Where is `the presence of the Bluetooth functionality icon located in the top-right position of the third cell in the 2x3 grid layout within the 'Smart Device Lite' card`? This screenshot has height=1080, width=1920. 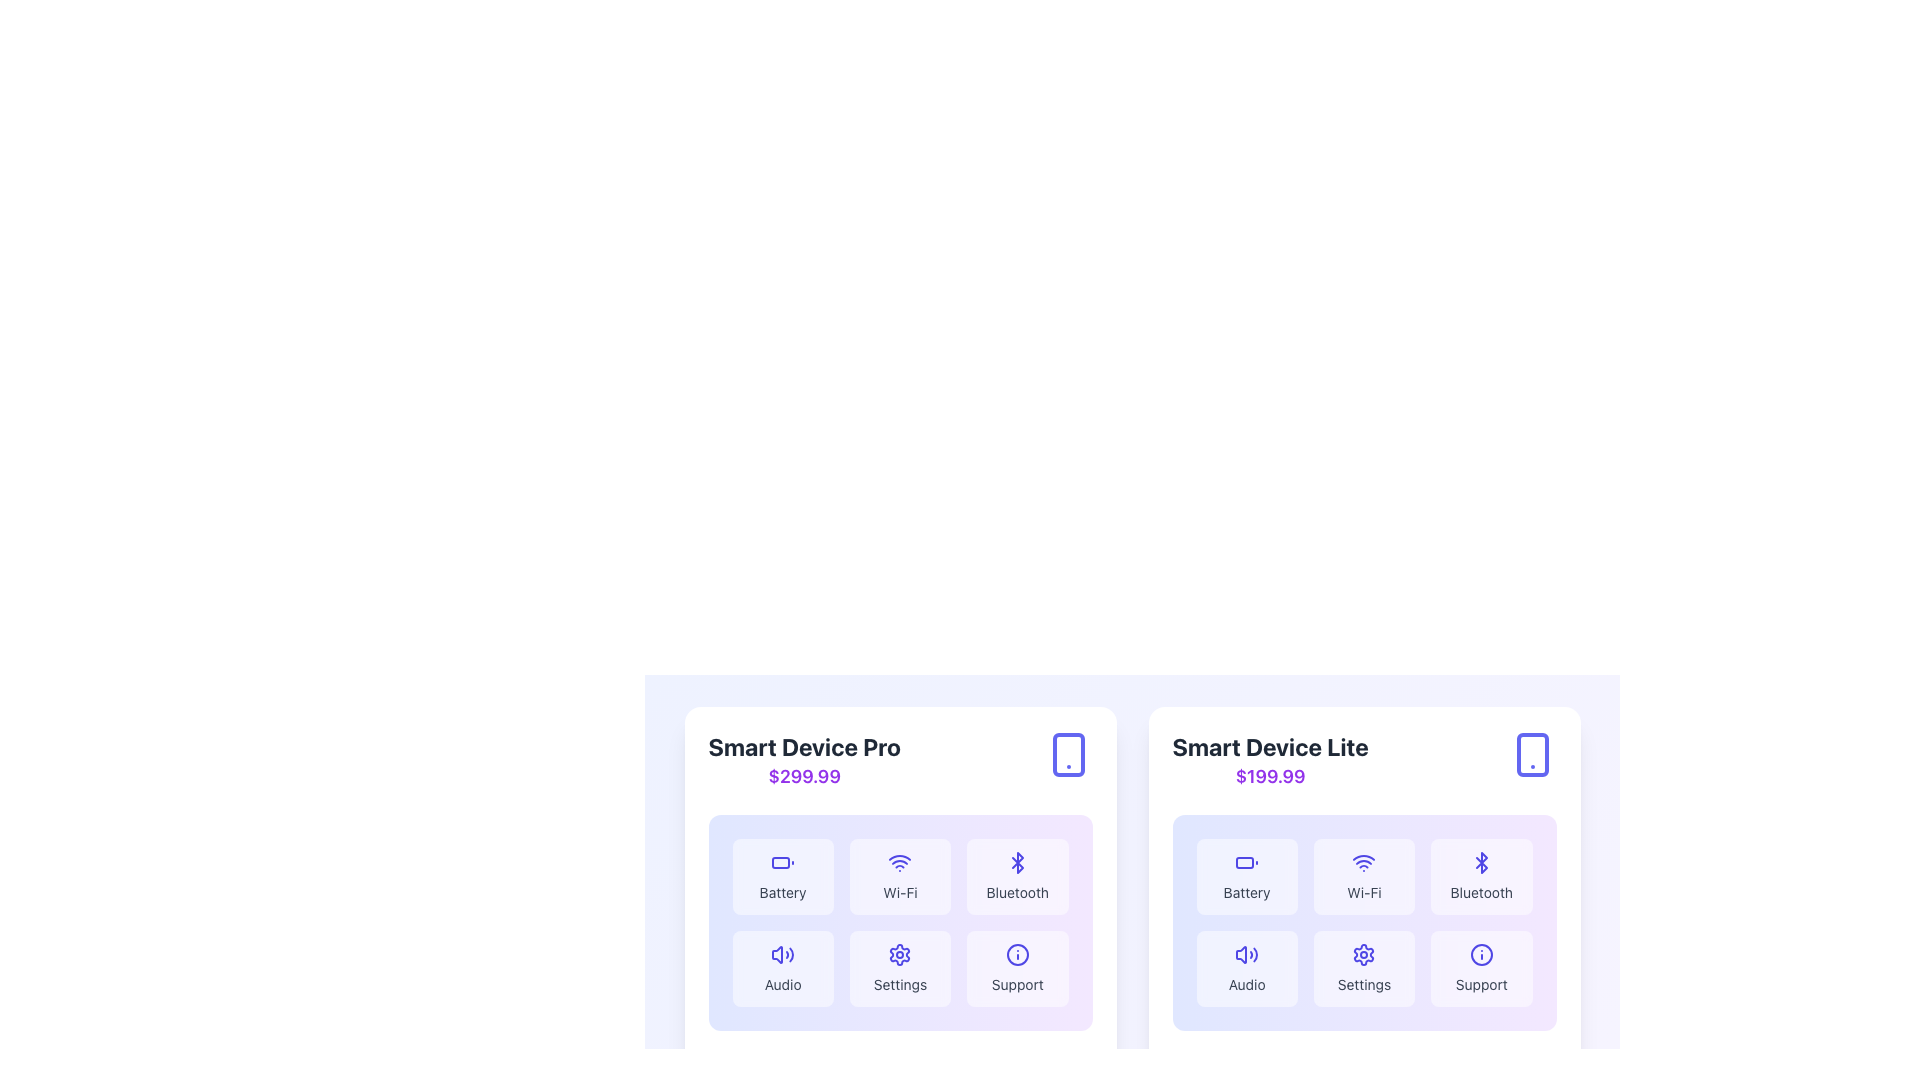 the presence of the Bluetooth functionality icon located in the top-right position of the third cell in the 2x3 grid layout within the 'Smart Device Lite' card is located at coordinates (1481, 862).